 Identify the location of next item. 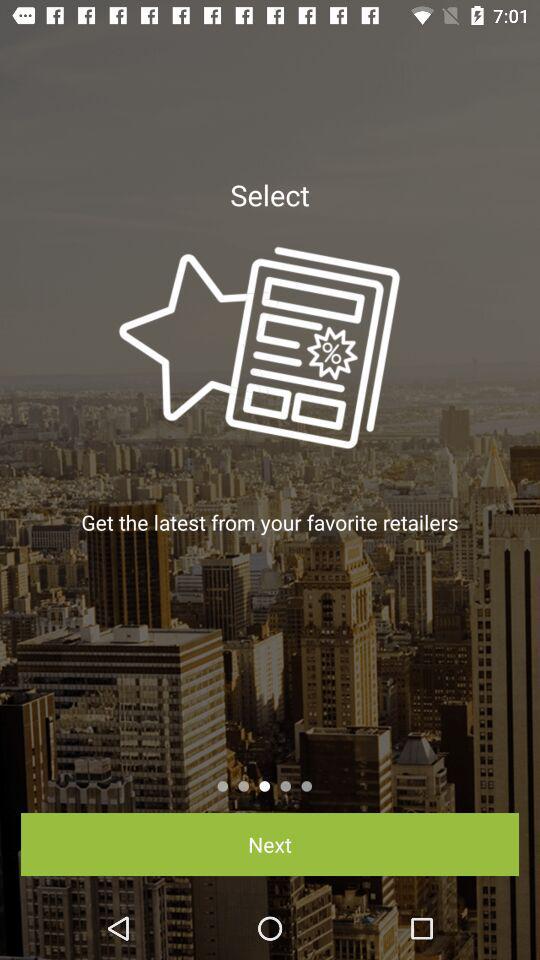
(270, 843).